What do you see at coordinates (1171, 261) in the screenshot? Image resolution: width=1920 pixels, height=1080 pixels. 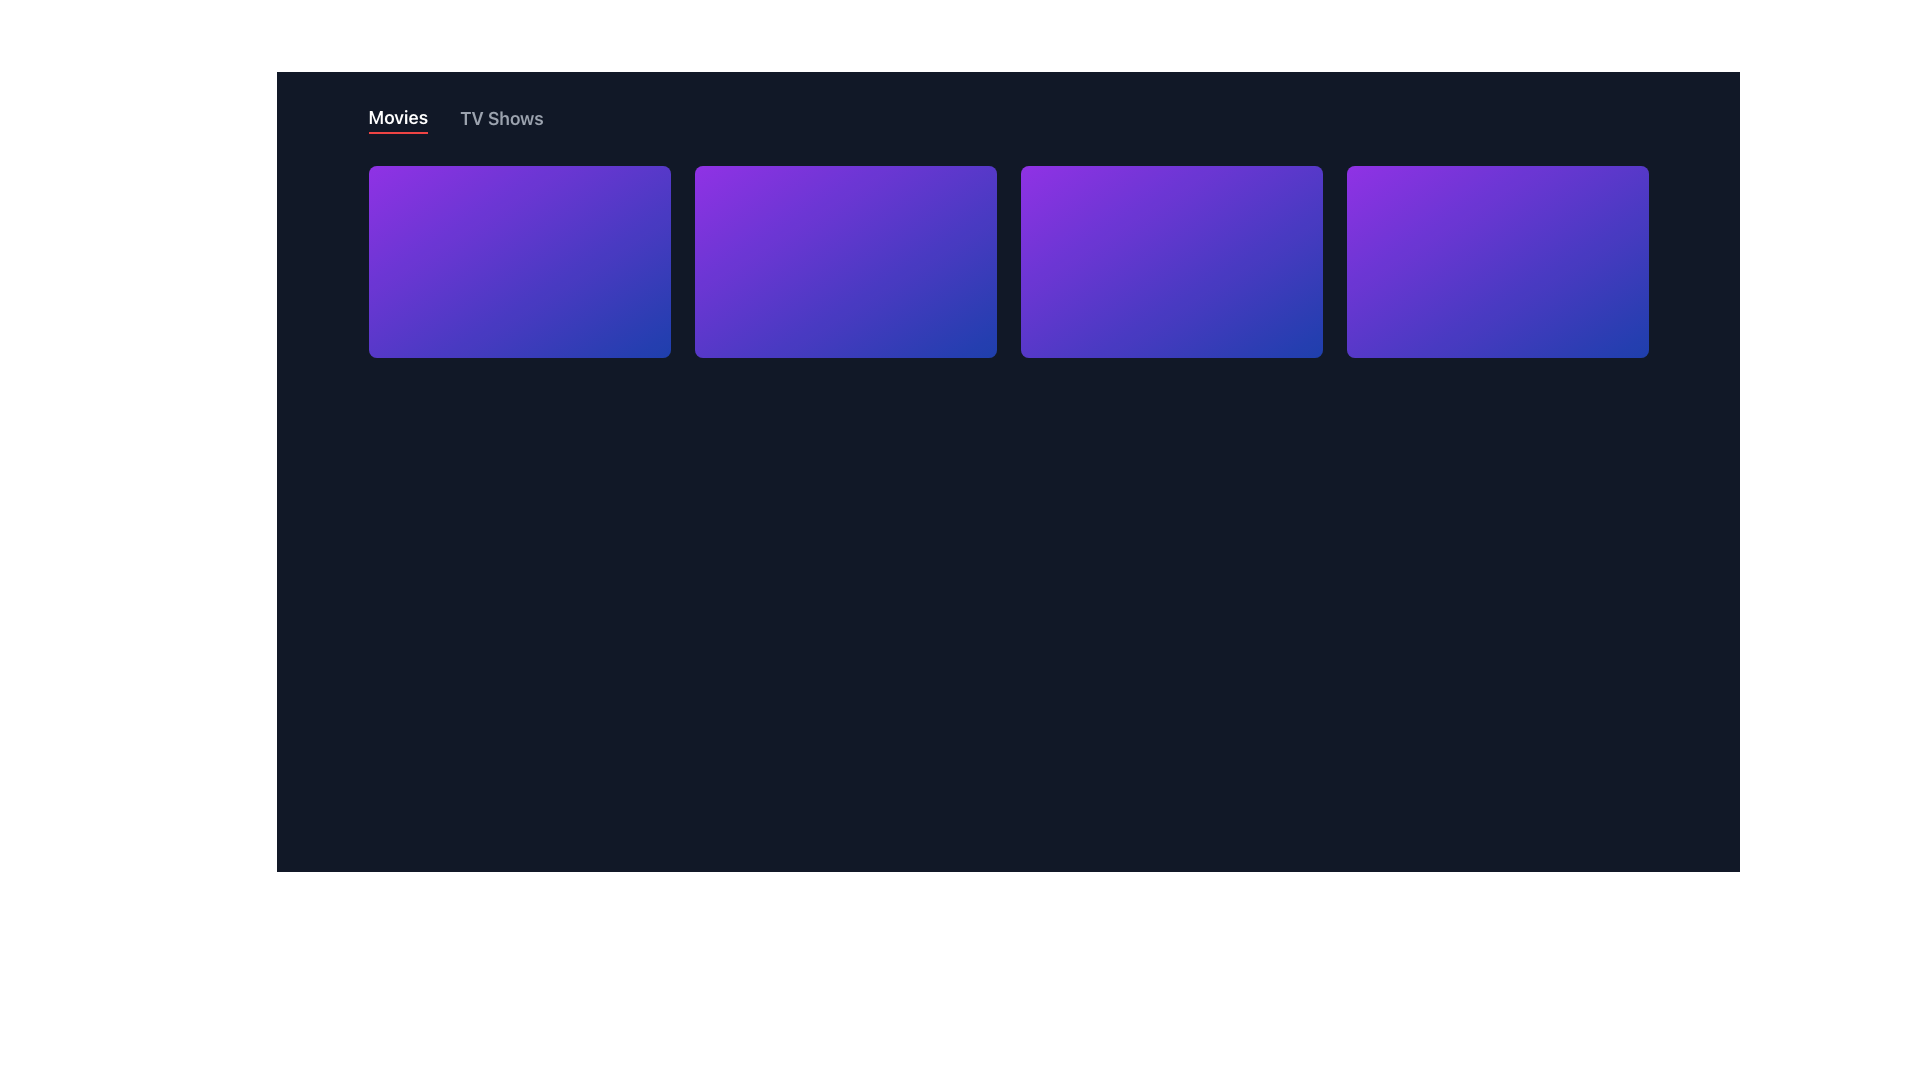 I see `the third card` at bounding box center [1171, 261].